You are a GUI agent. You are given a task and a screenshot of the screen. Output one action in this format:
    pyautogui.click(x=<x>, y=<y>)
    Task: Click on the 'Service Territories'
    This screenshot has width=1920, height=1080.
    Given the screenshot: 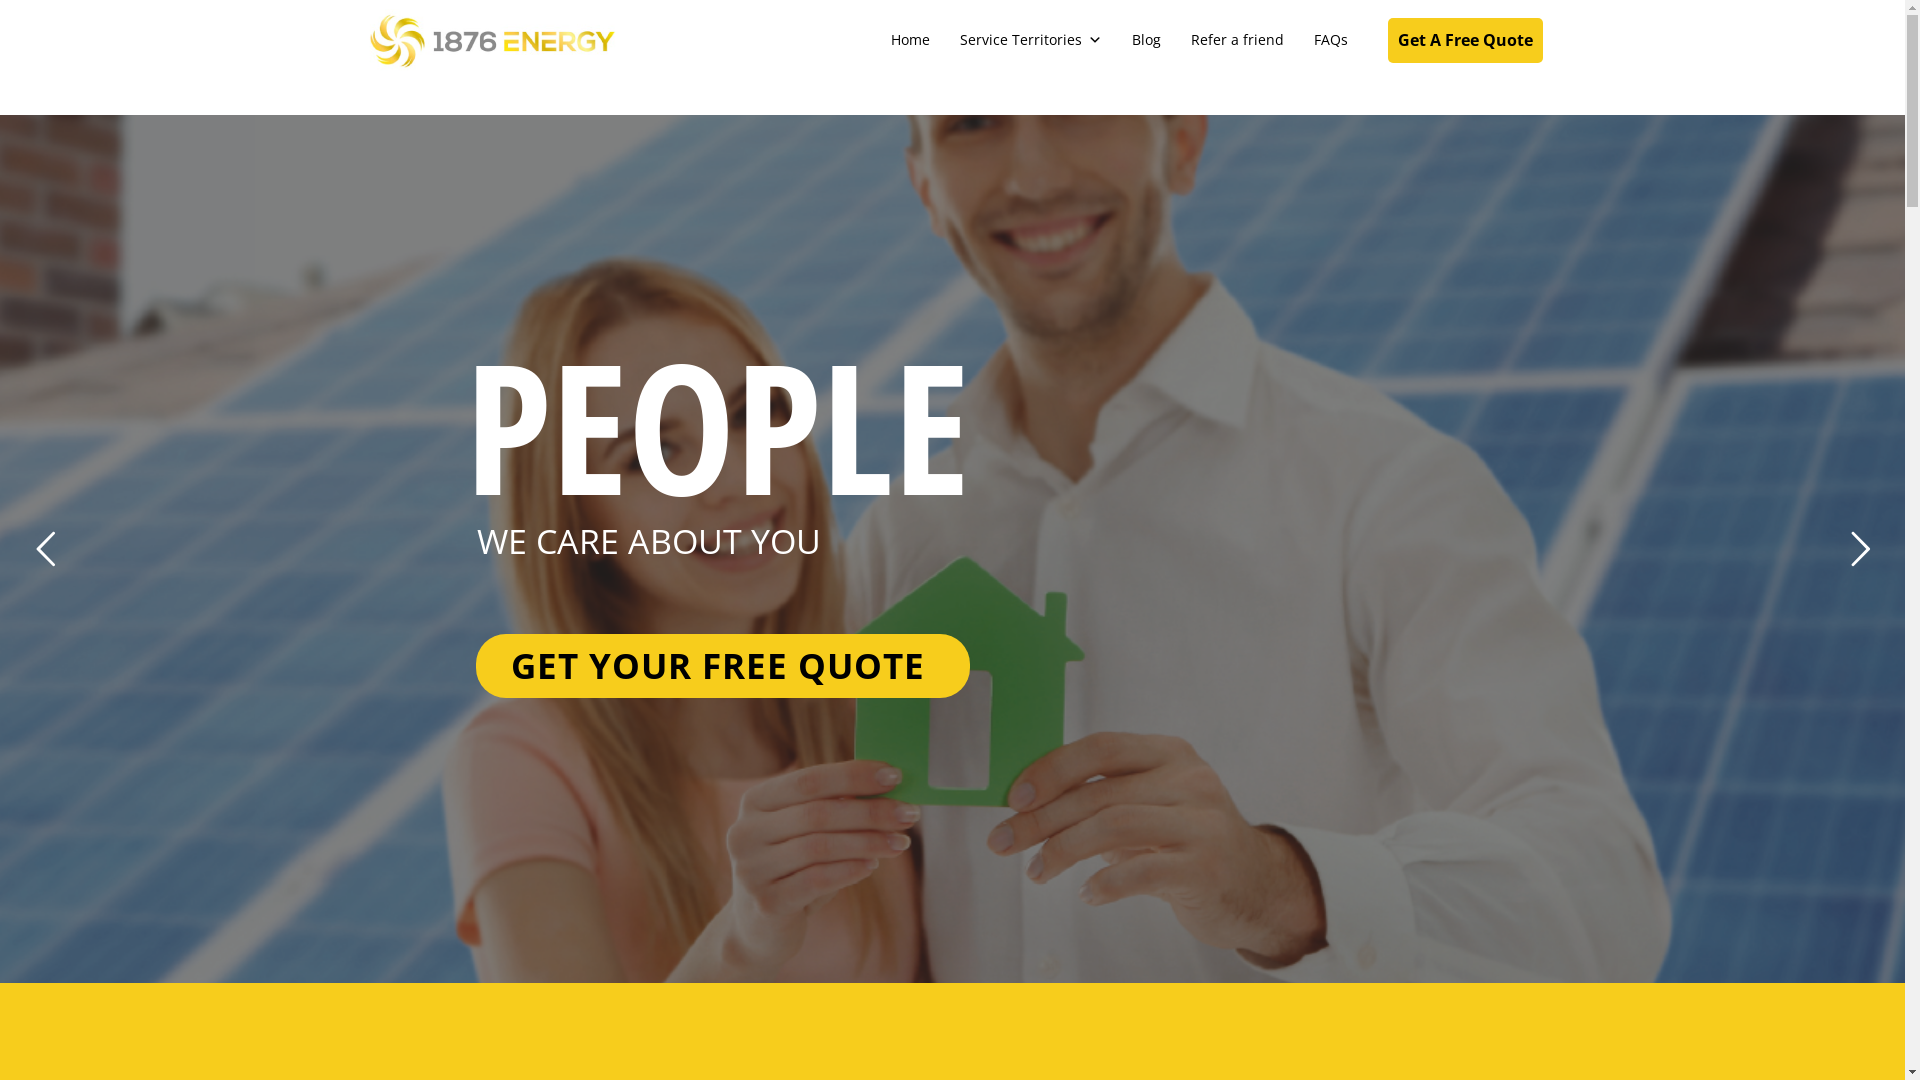 What is the action you would take?
    pyautogui.click(x=1031, y=39)
    